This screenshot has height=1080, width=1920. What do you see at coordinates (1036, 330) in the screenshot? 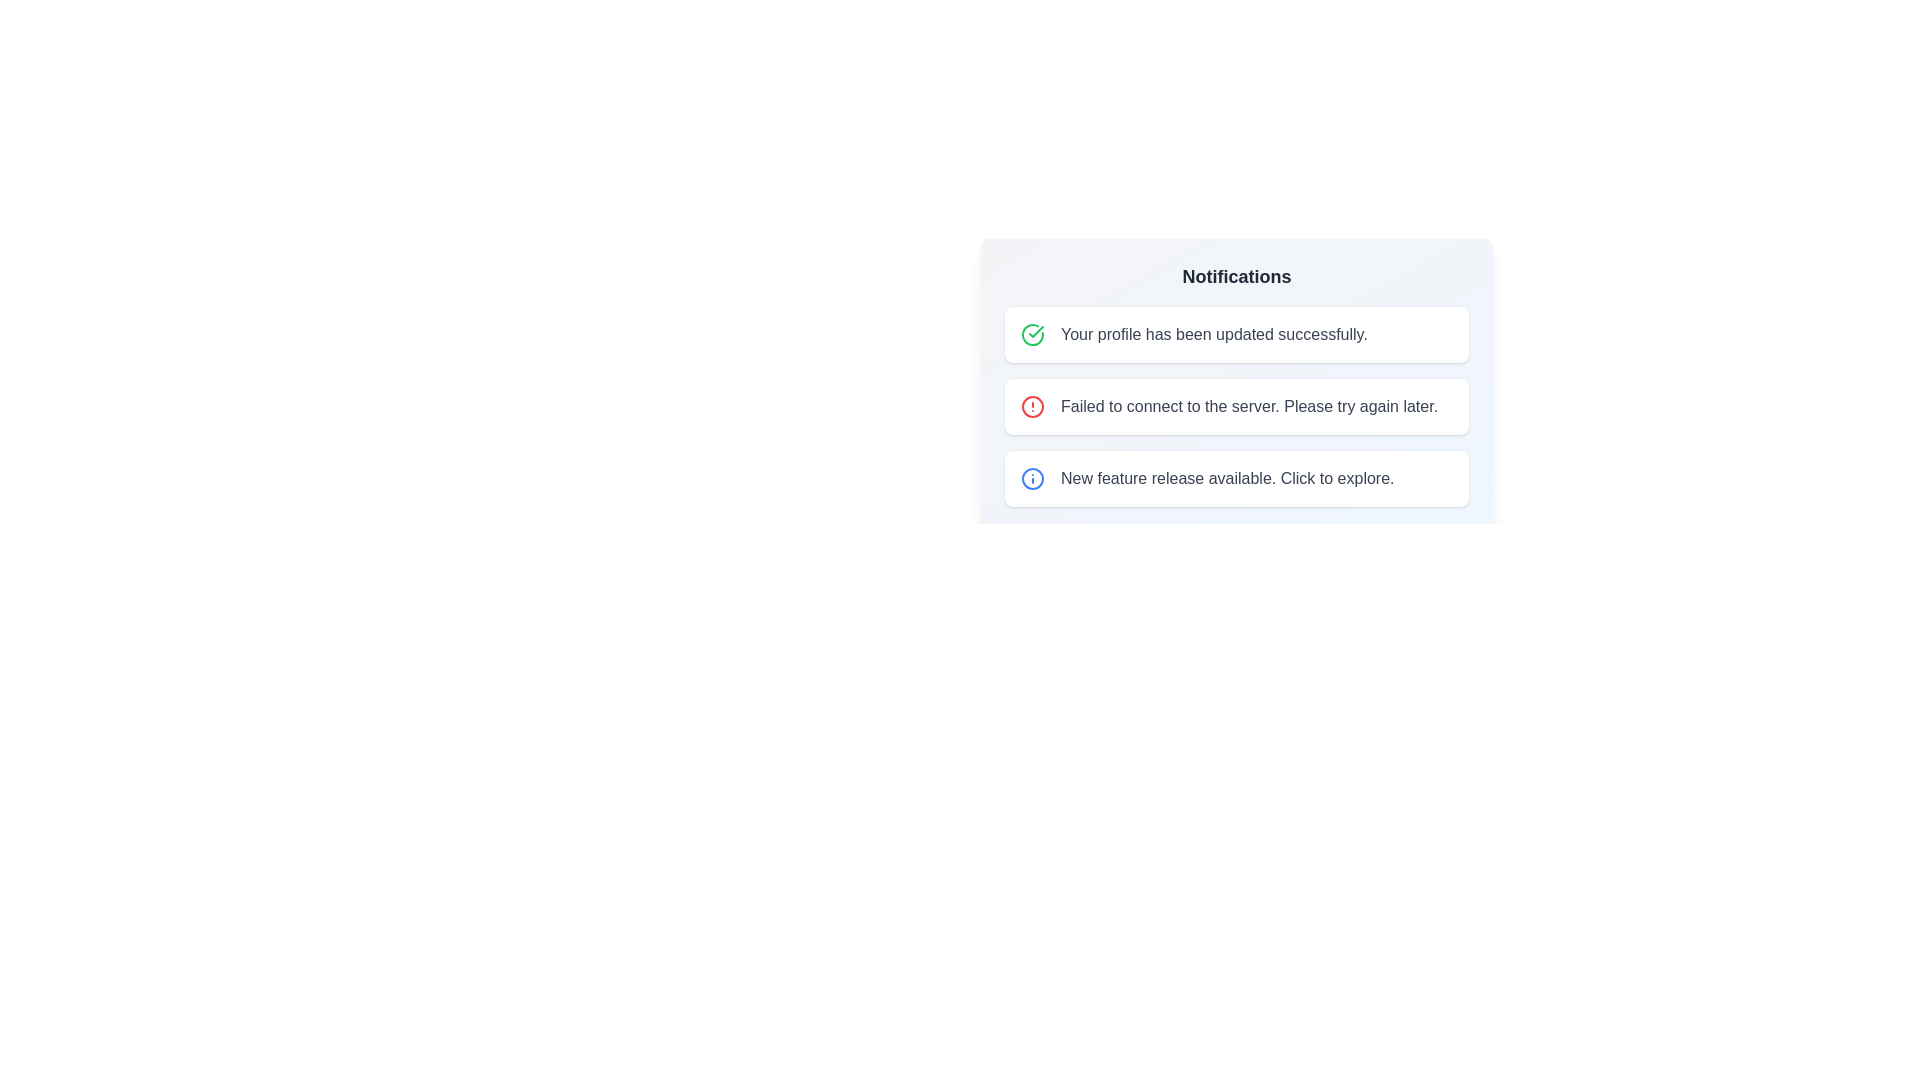
I see `the green circular icon indicating a successful action in the notification section, positioned to the left of the first notification message` at bounding box center [1036, 330].